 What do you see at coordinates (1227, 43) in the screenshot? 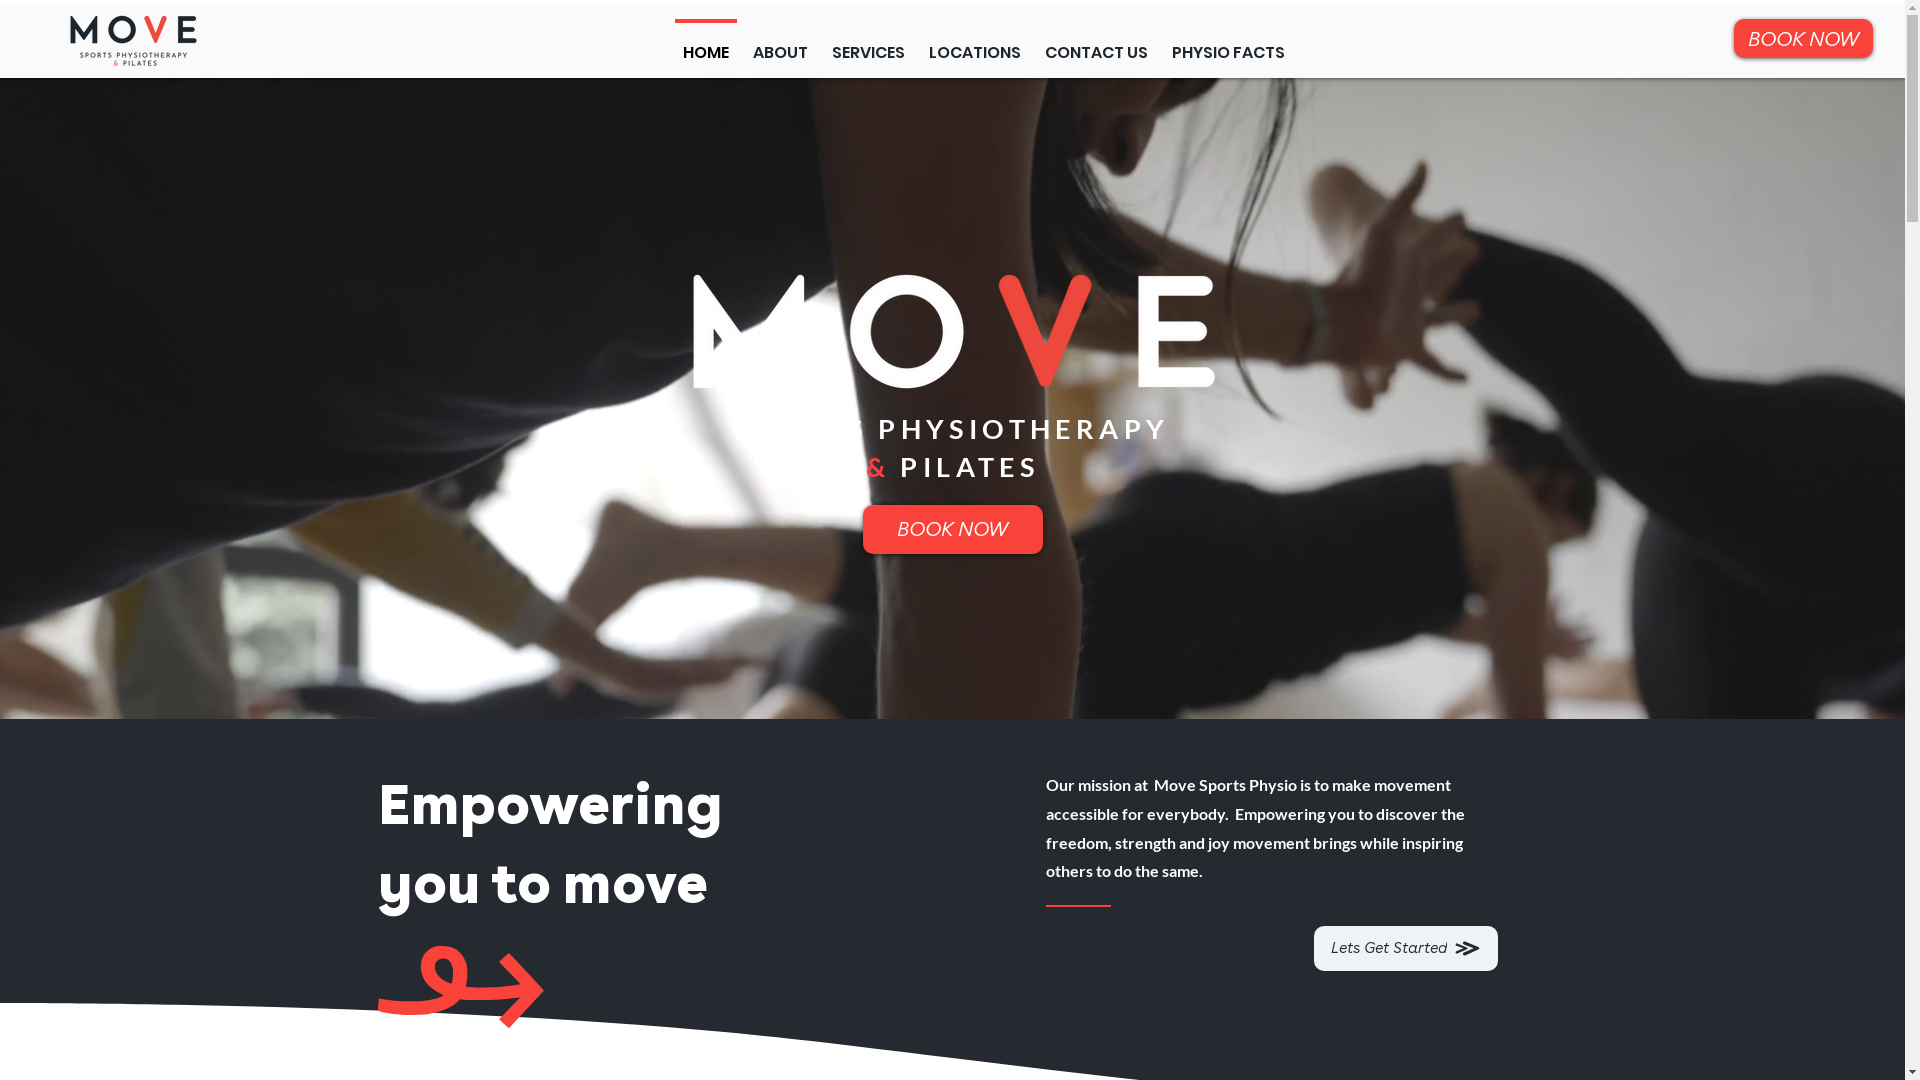
I see `'PHYSIO FACTS'` at bounding box center [1227, 43].